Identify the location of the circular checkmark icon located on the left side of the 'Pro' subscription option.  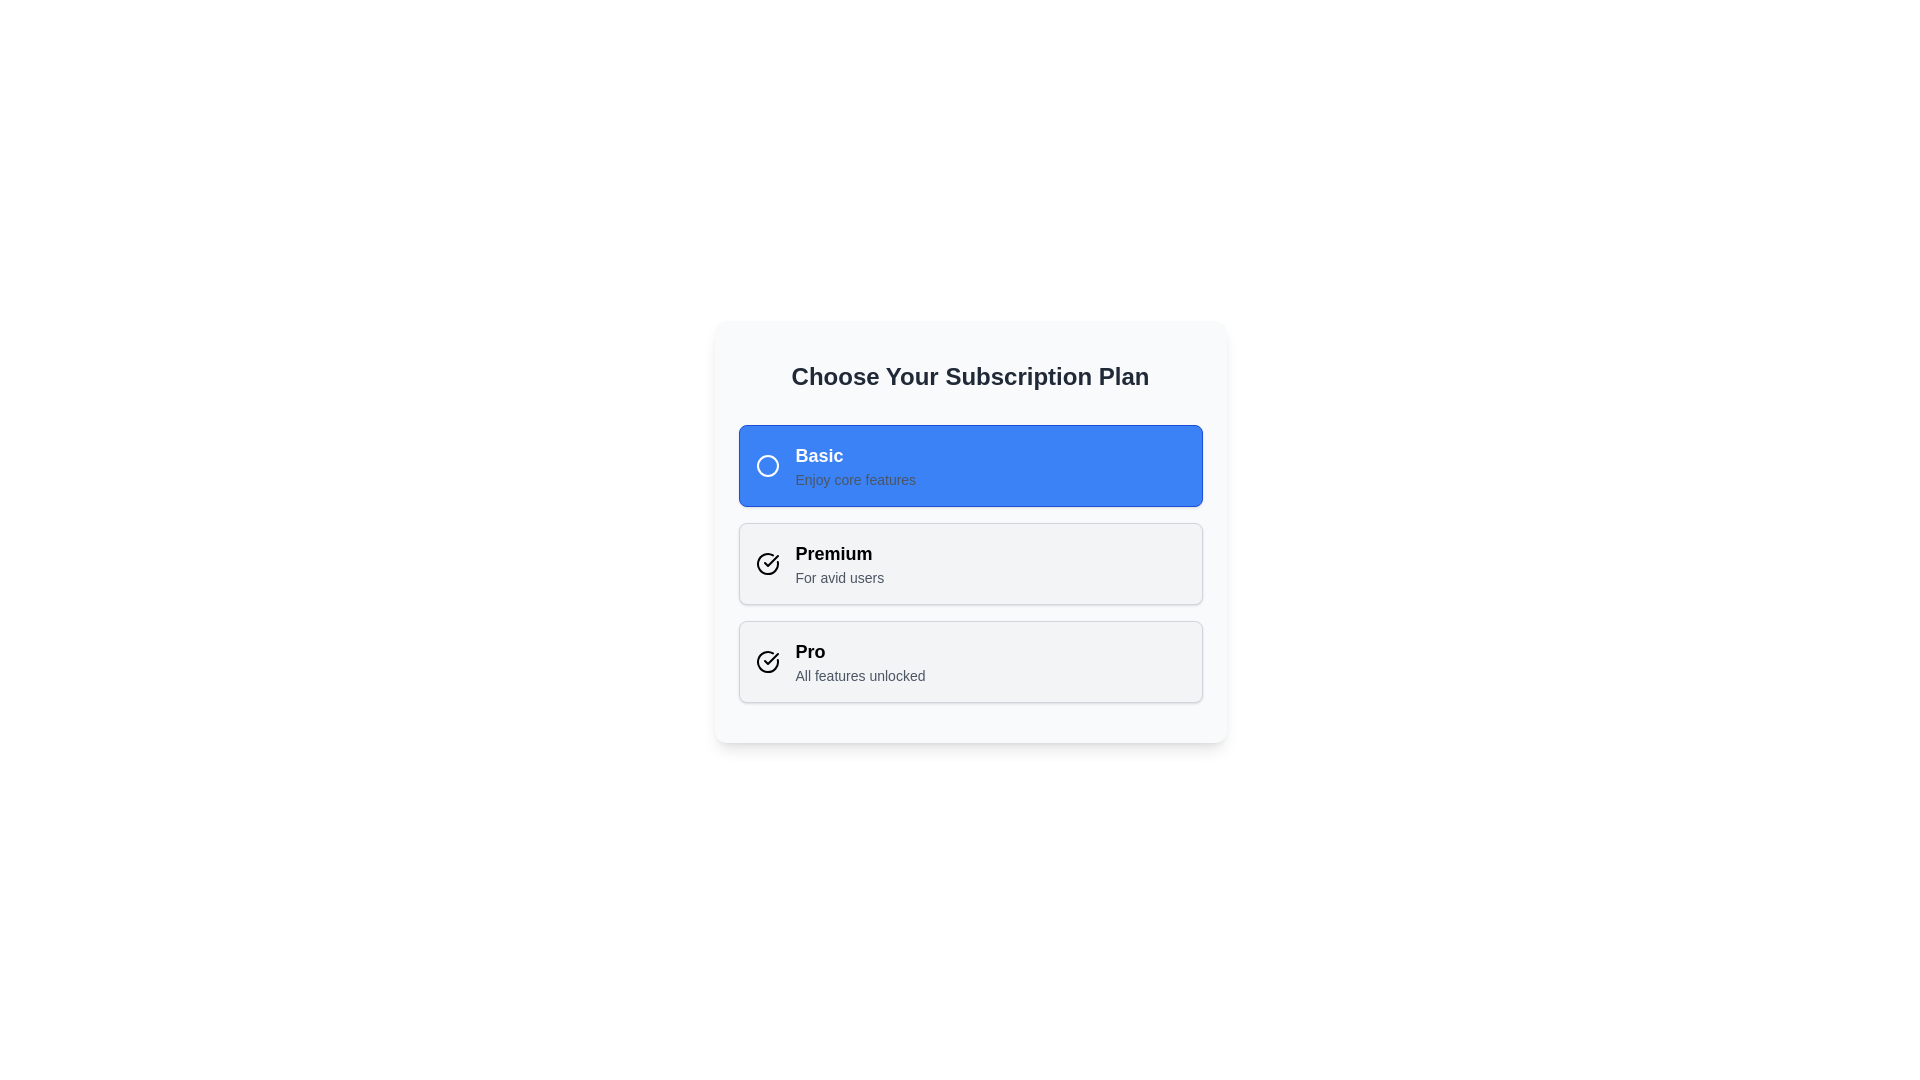
(766, 662).